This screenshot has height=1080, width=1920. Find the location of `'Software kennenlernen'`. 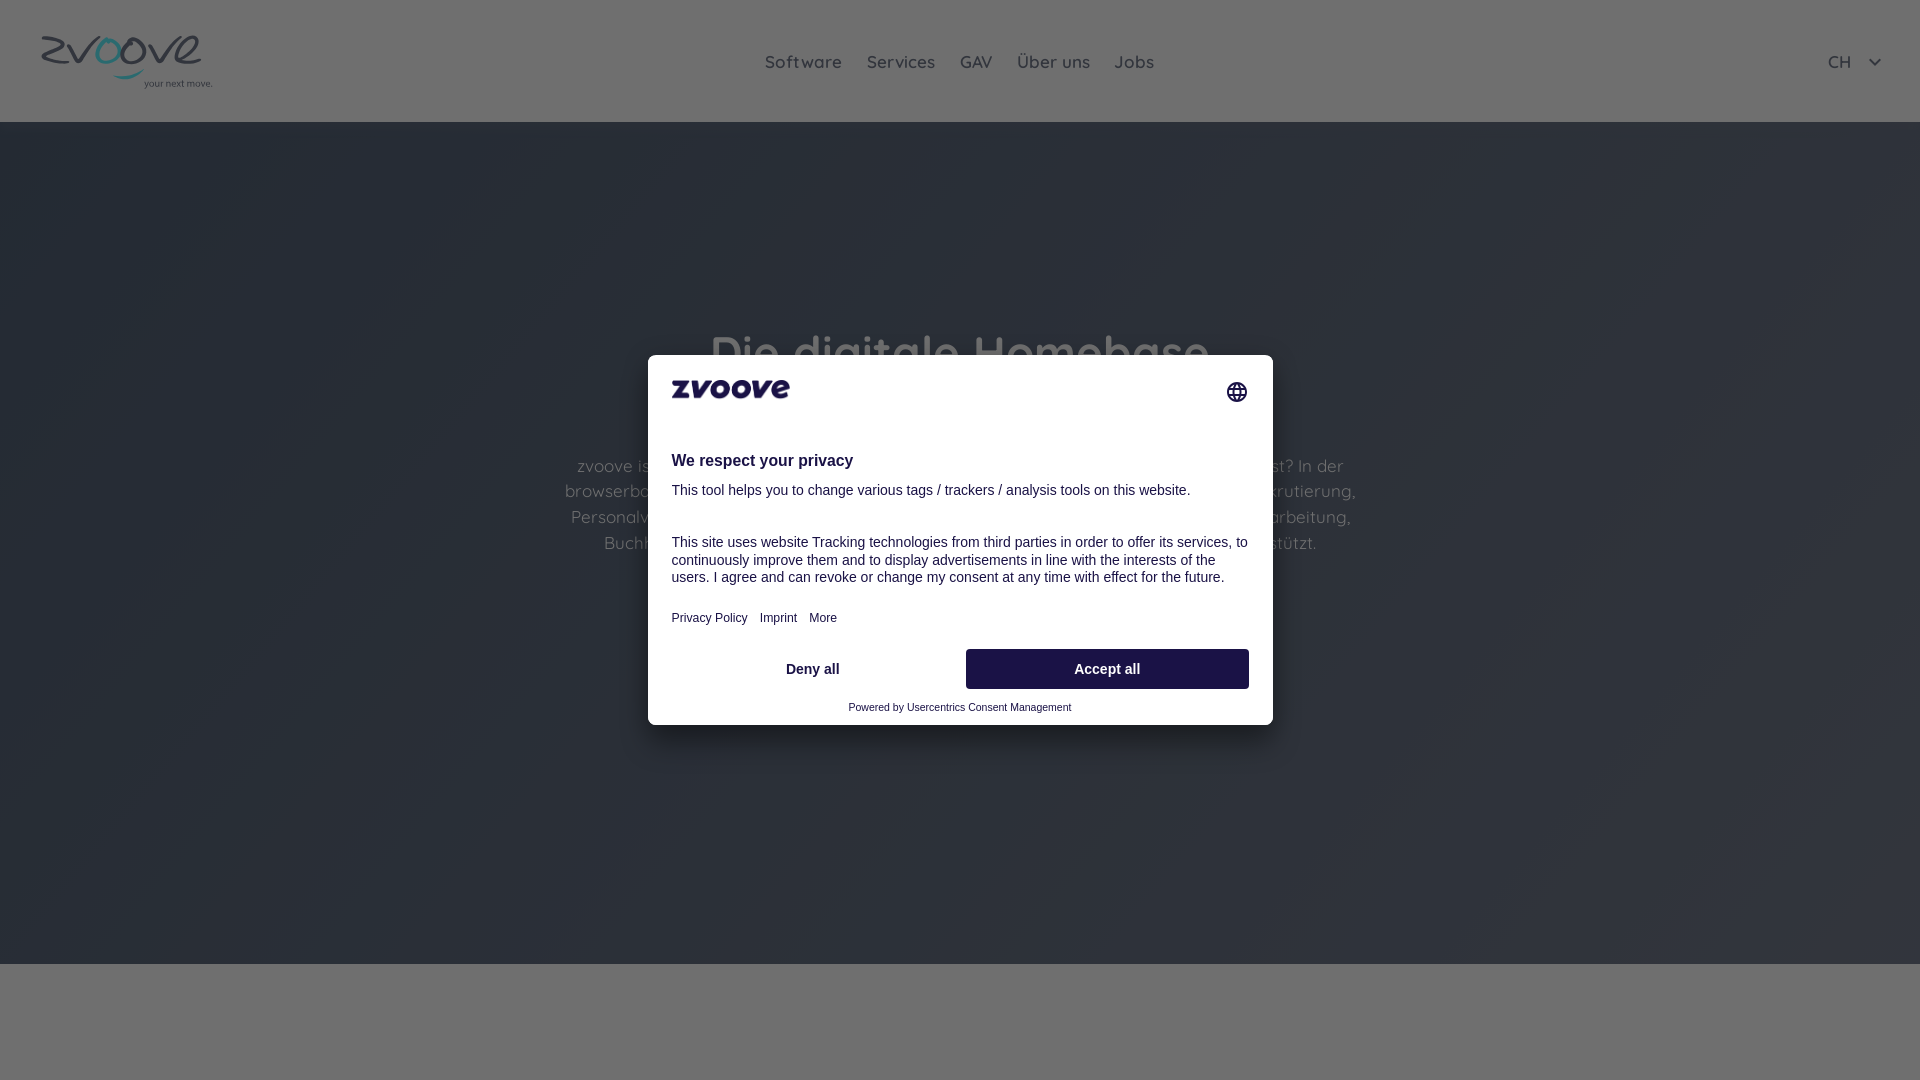

'Software kennenlernen' is located at coordinates (857, 604).